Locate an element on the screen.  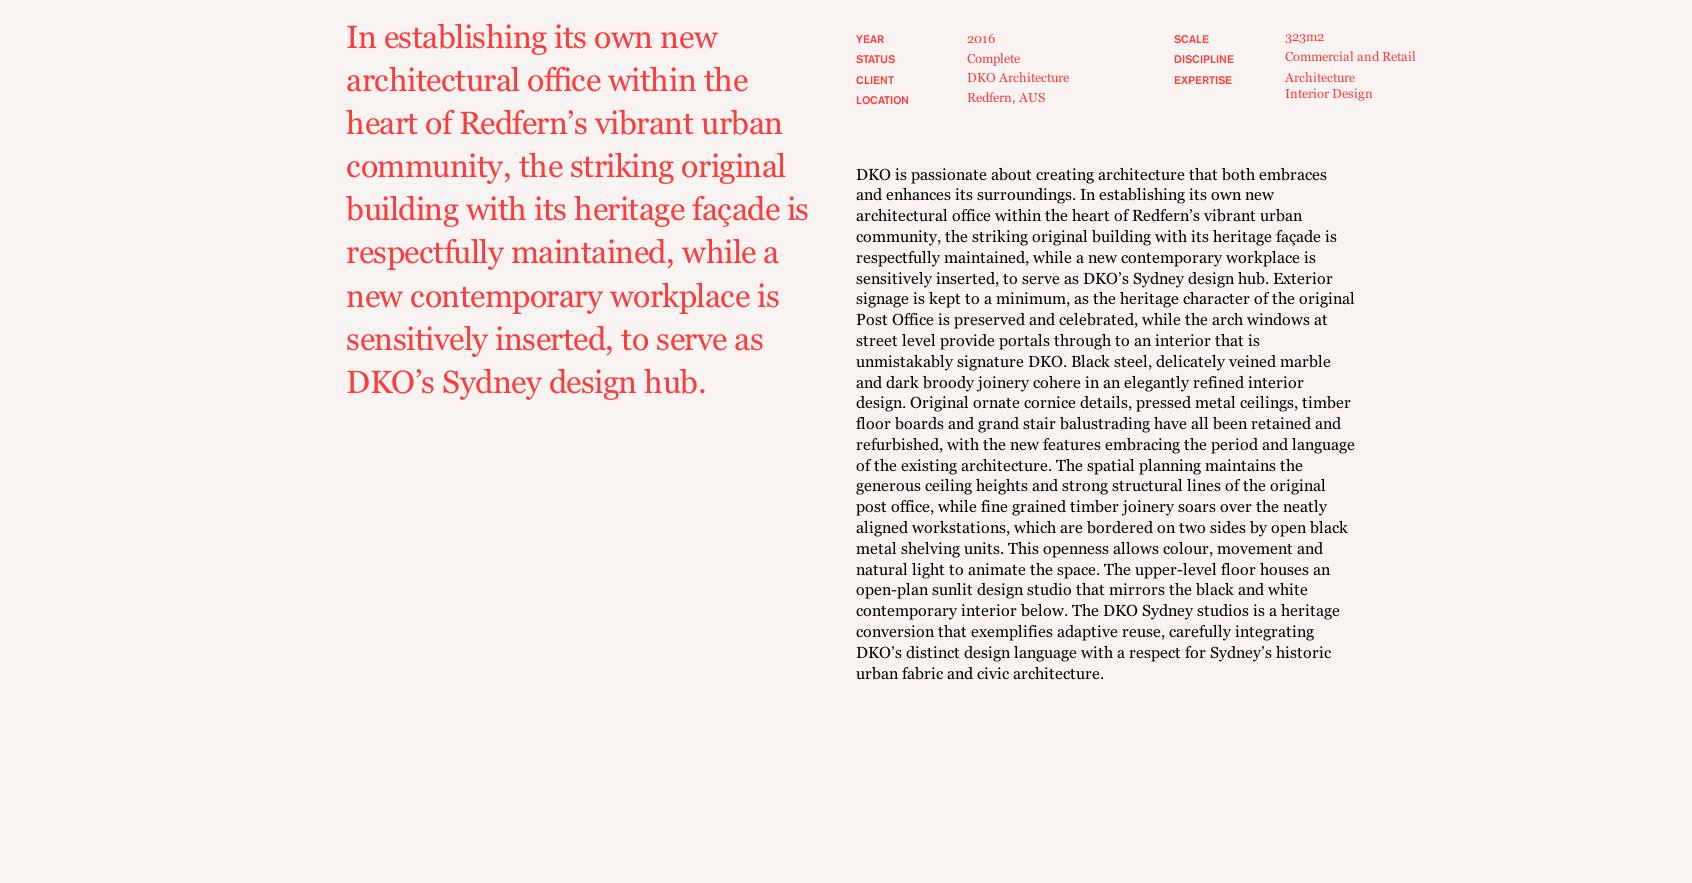
'DISCIPLINE' is located at coordinates (1203, 59).